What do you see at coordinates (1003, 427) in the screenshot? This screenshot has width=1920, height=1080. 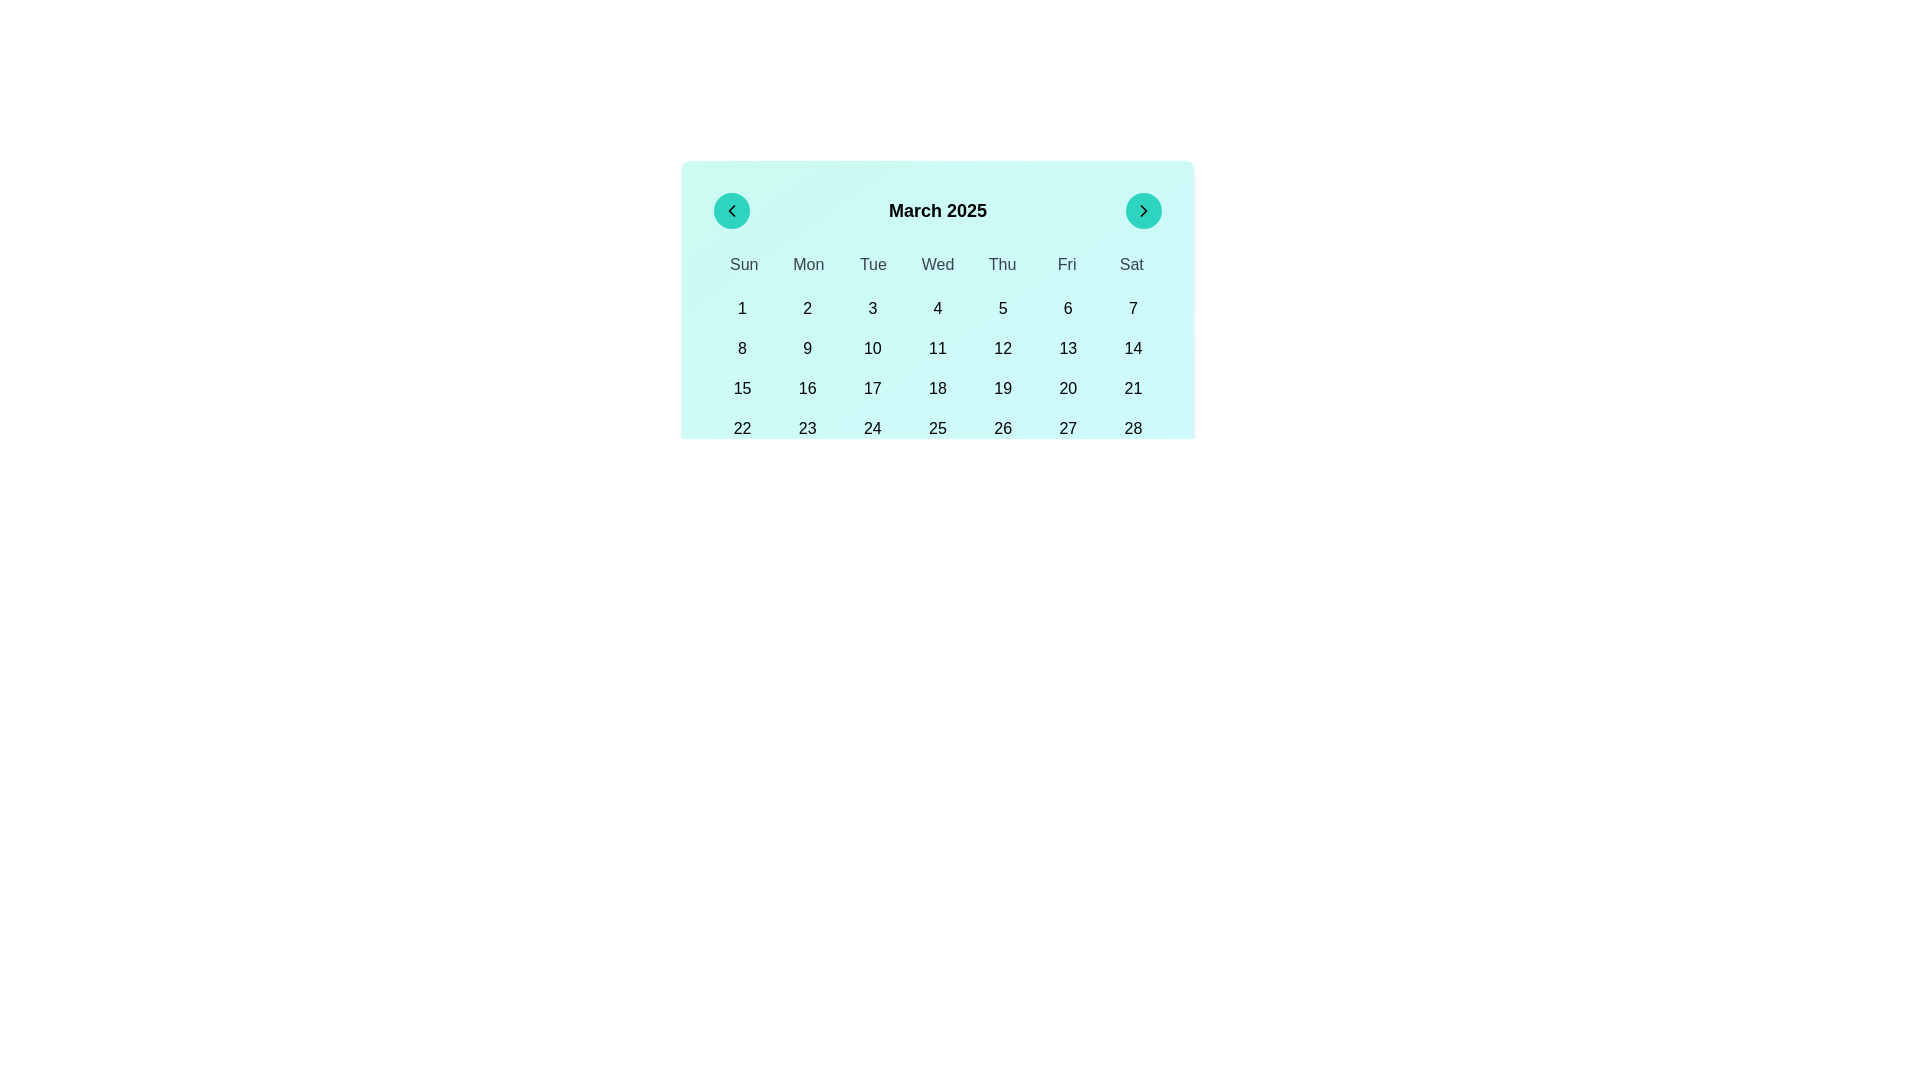 I see `the interactive button displaying the number '26' in the grid layout of the March 2025 calendar` at bounding box center [1003, 427].